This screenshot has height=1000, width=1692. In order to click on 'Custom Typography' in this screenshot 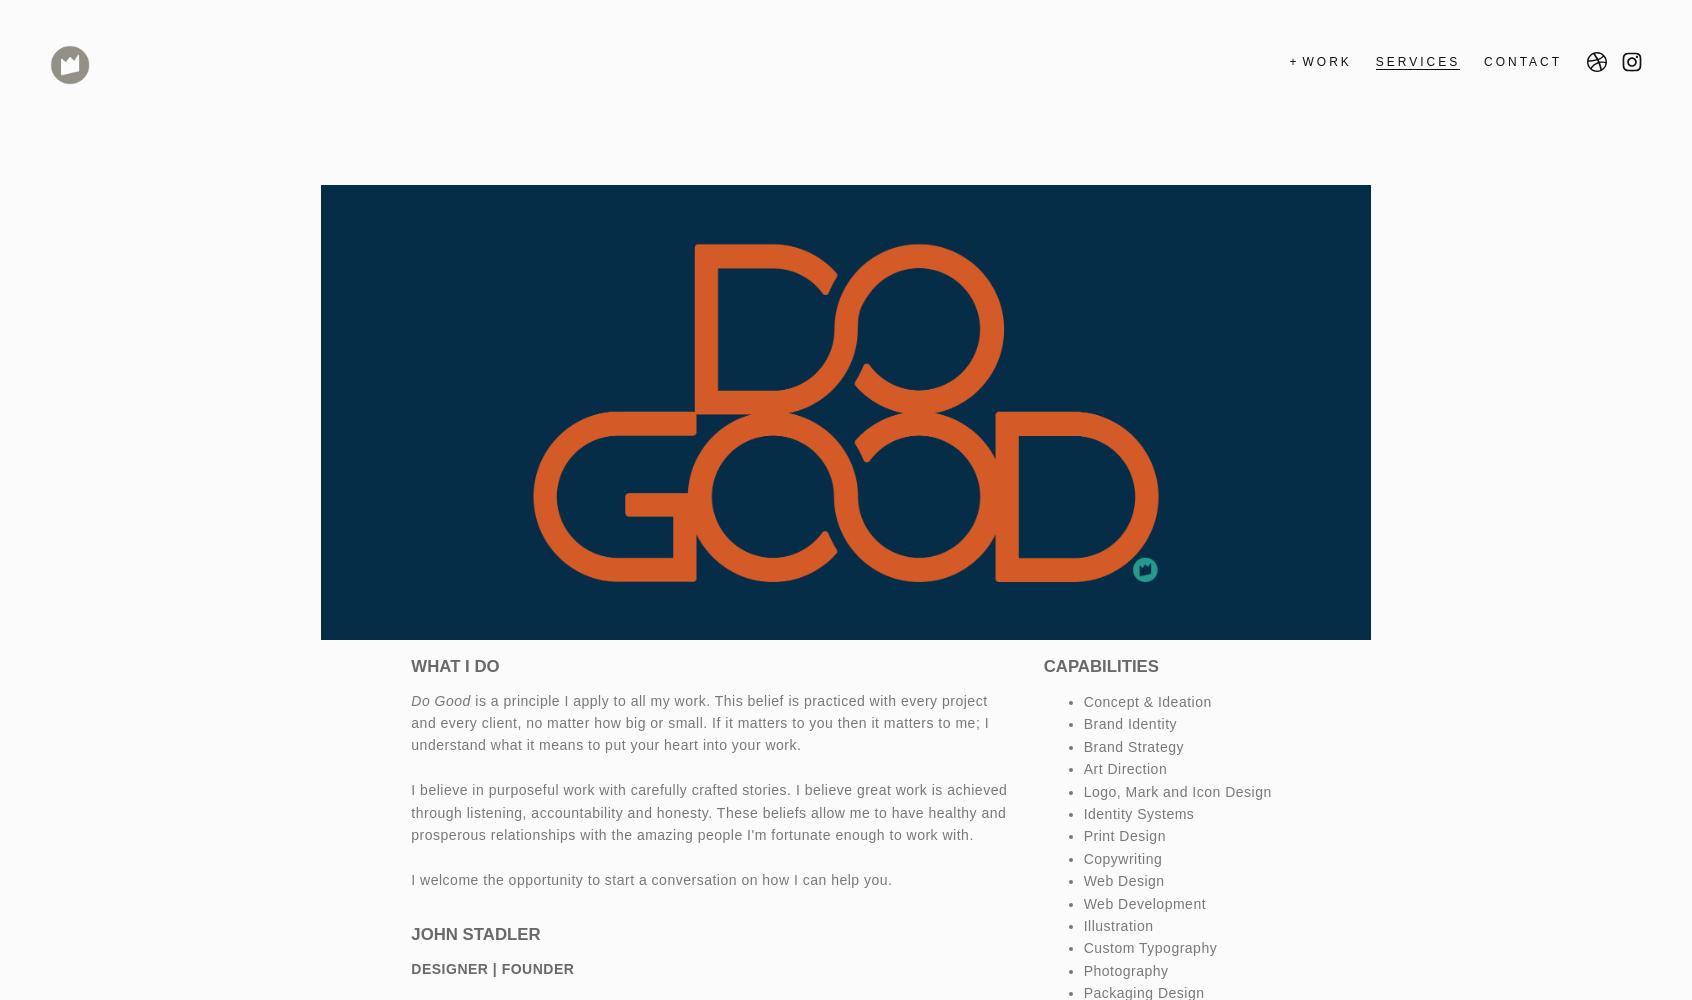, I will do `click(1149, 947)`.